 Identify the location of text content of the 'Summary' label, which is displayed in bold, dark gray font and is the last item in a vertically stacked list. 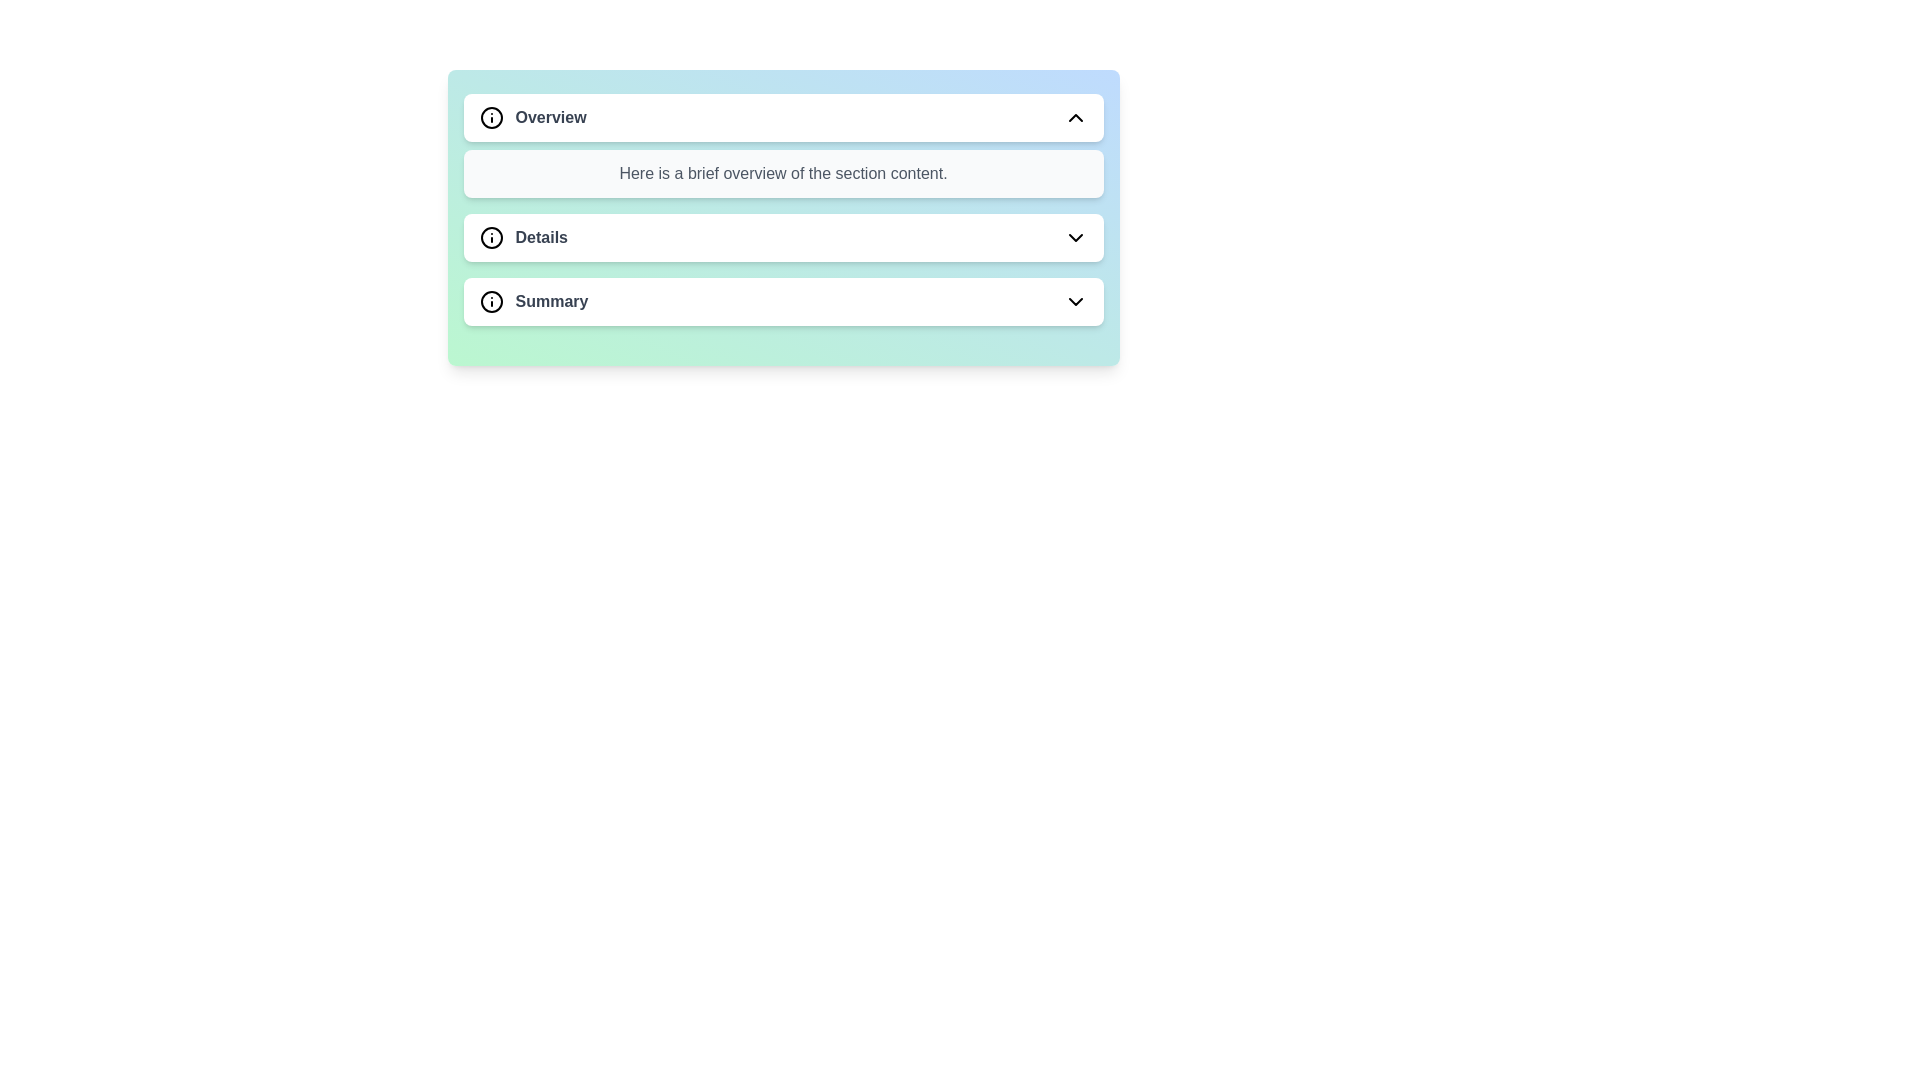
(552, 301).